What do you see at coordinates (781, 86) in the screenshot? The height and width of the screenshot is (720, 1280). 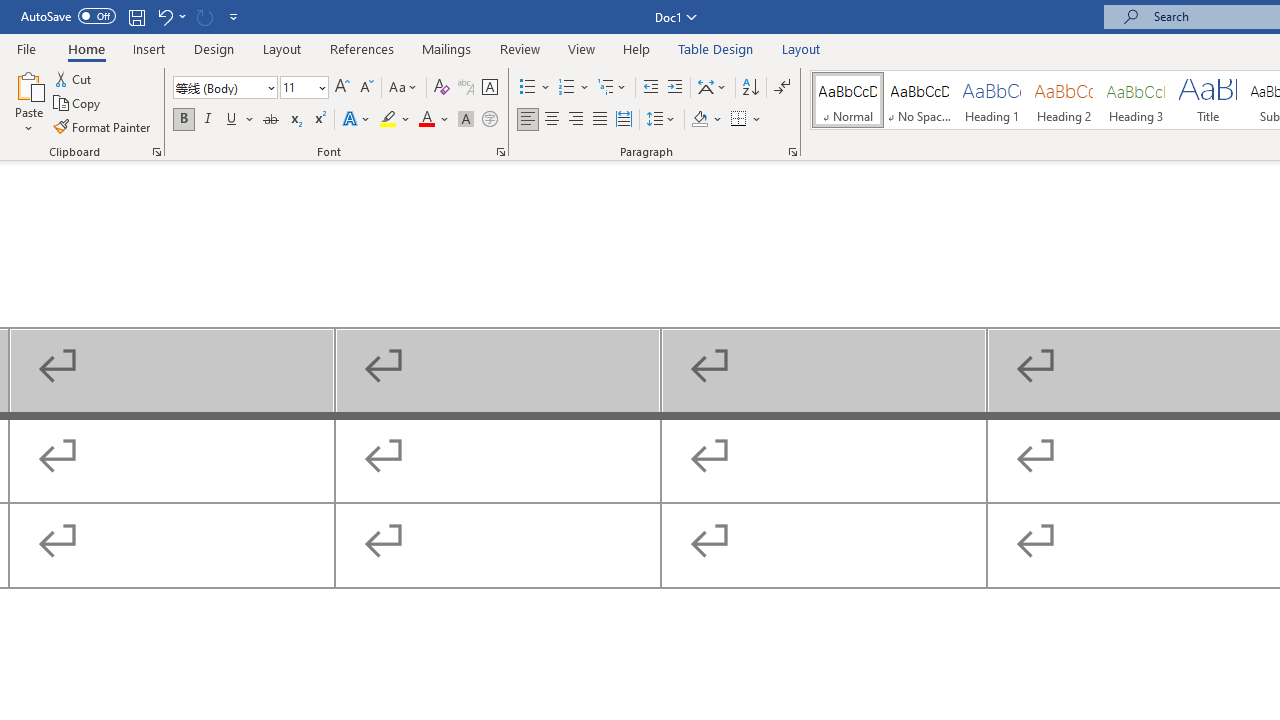 I see `'Show/Hide Editing Marks'` at bounding box center [781, 86].